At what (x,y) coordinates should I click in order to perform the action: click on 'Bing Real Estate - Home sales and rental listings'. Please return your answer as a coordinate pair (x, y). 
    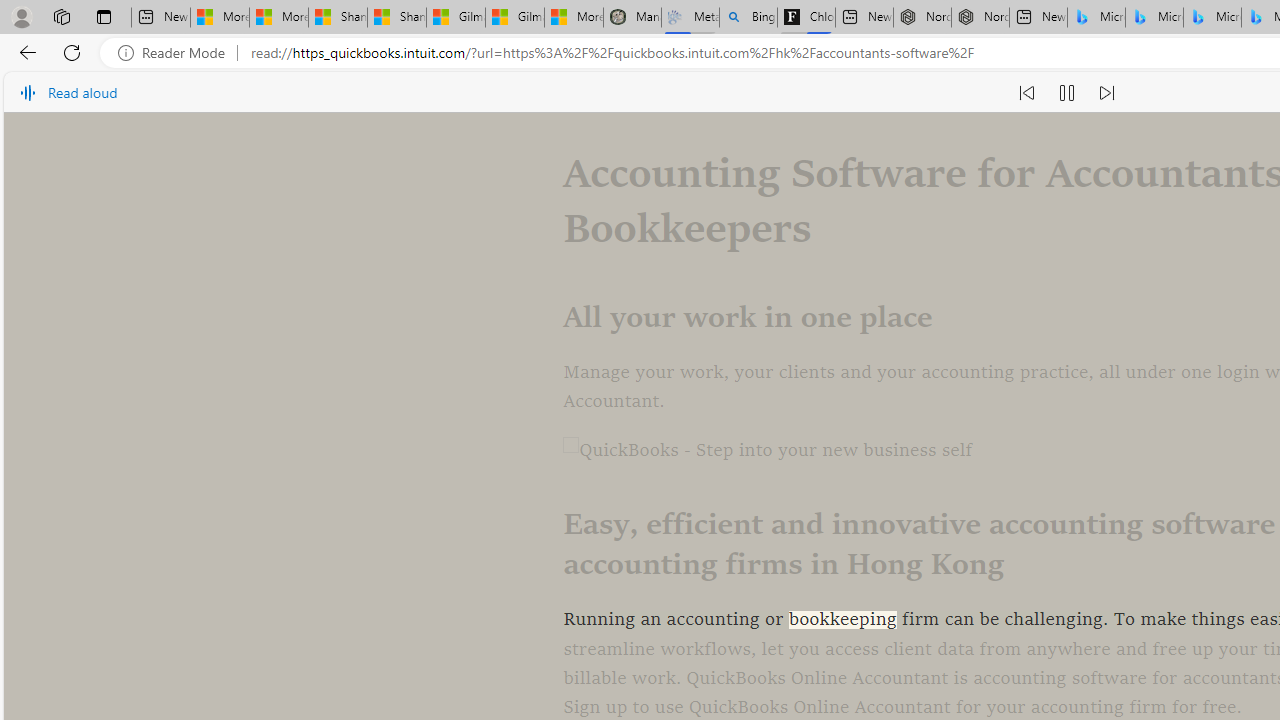
    Looking at the image, I should click on (747, 17).